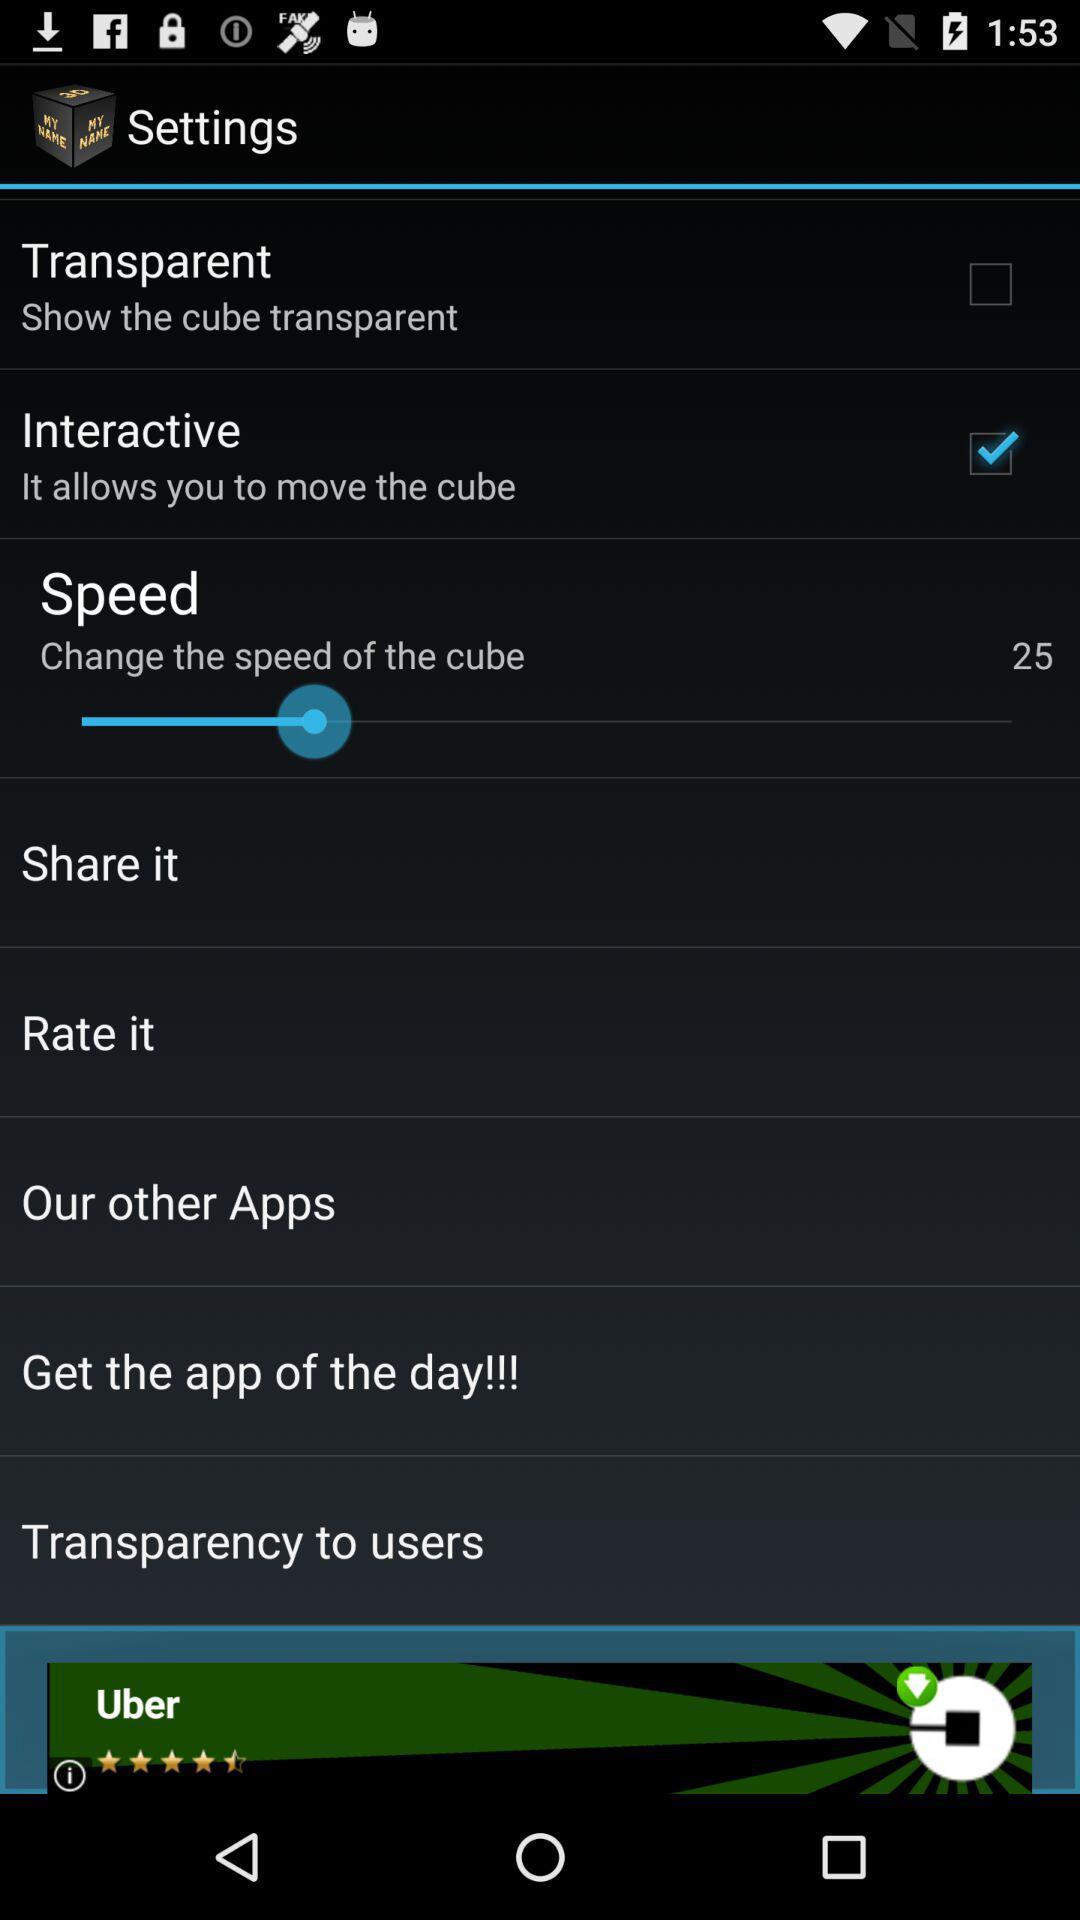  What do you see at coordinates (546, 720) in the screenshot?
I see `the icon above the share it app` at bounding box center [546, 720].